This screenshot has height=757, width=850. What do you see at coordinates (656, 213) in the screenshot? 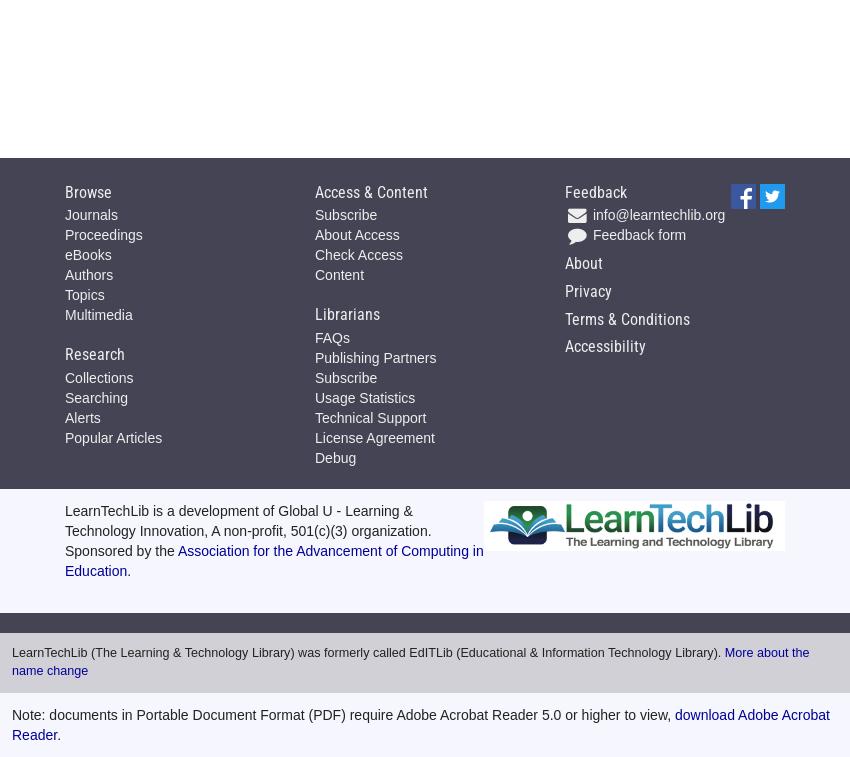
I see `'info@learntechlib.org'` at bounding box center [656, 213].